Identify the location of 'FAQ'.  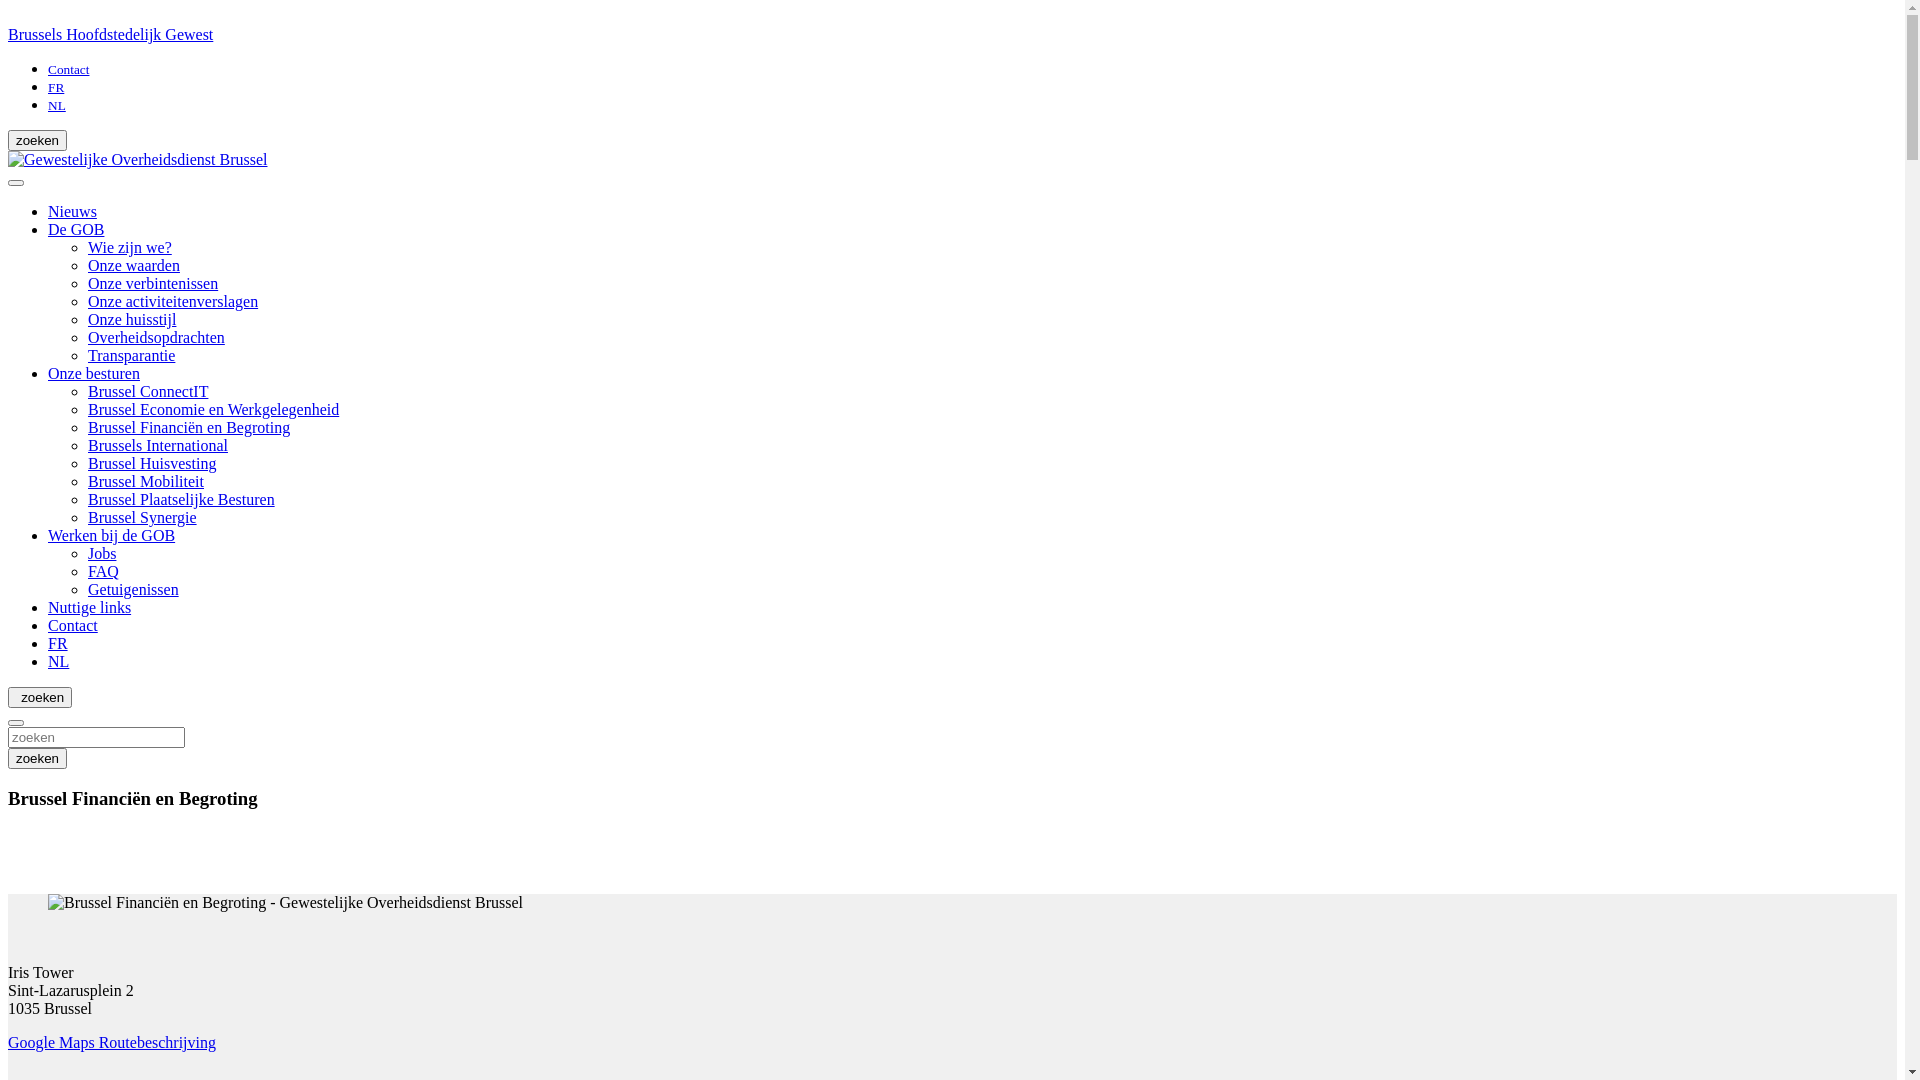
(102, 571).